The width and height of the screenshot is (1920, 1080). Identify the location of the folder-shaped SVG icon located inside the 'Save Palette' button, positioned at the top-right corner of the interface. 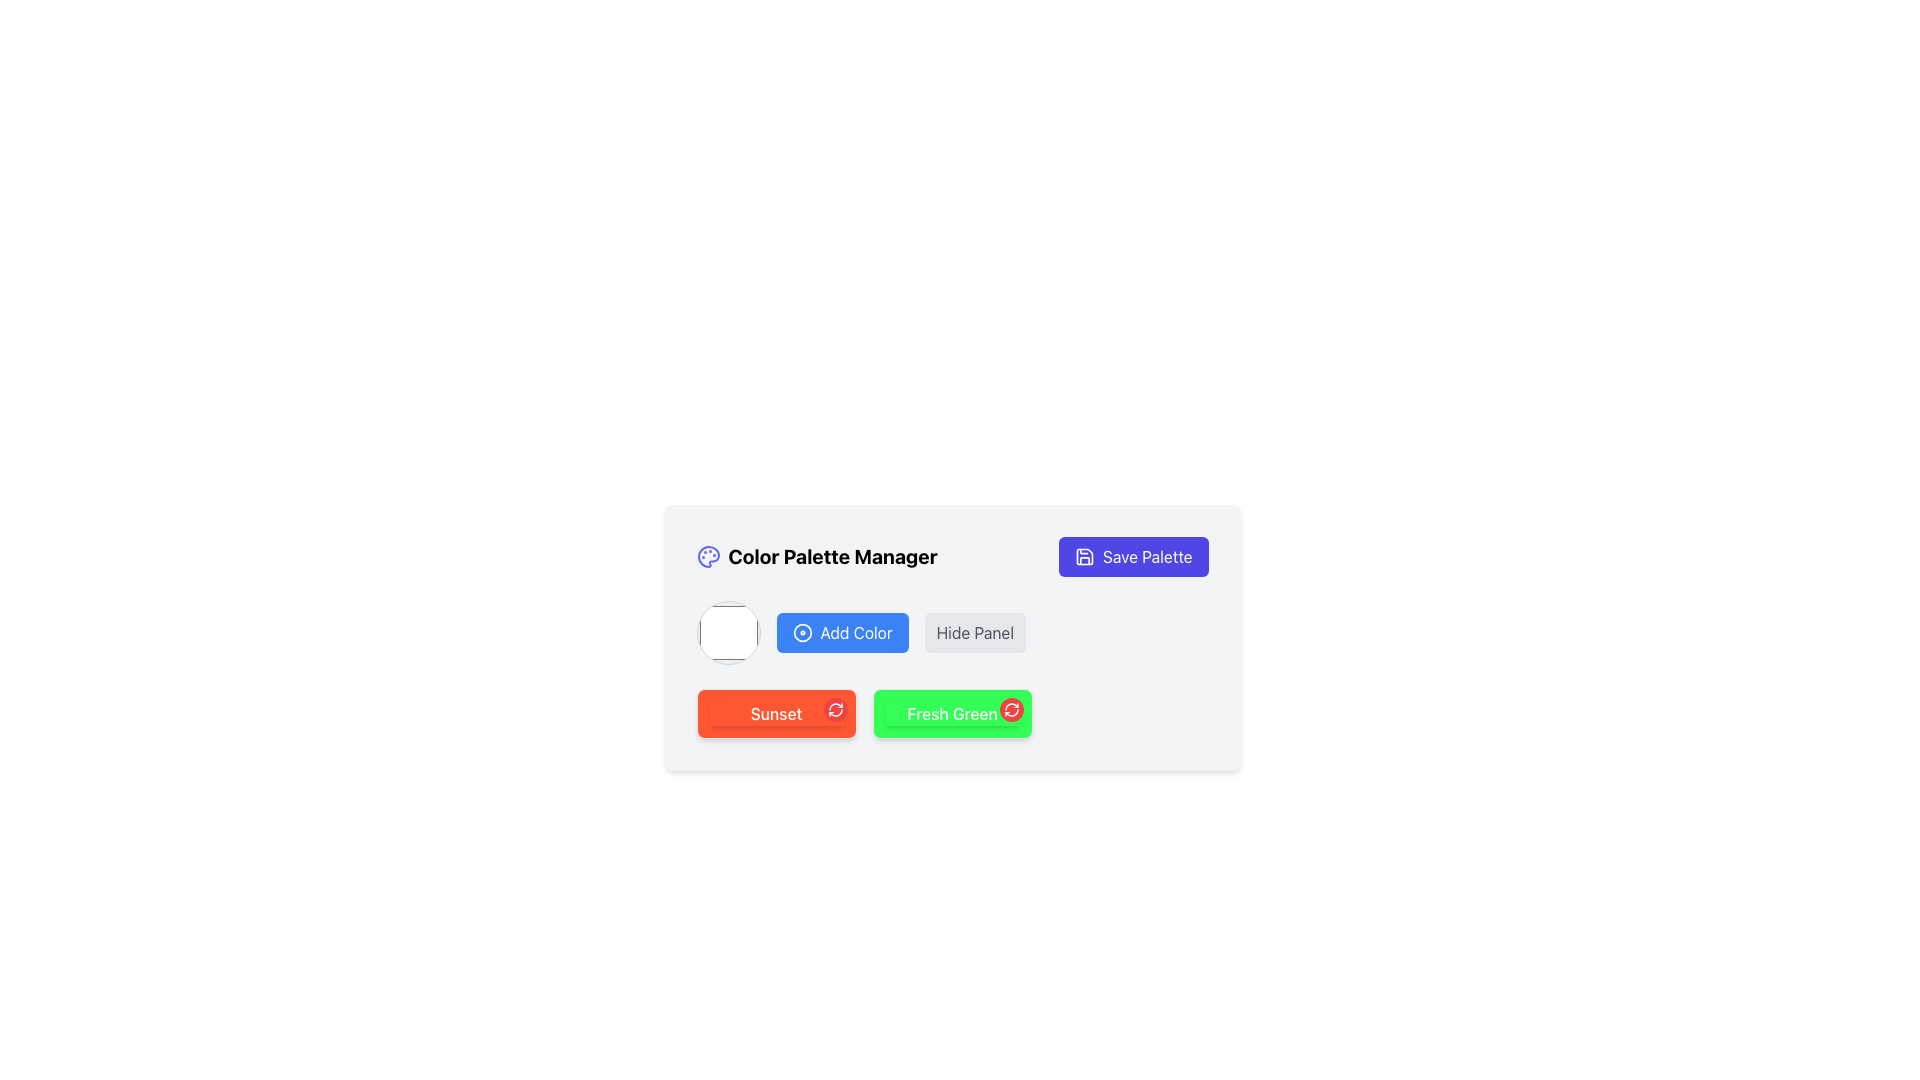
(1083, 556).